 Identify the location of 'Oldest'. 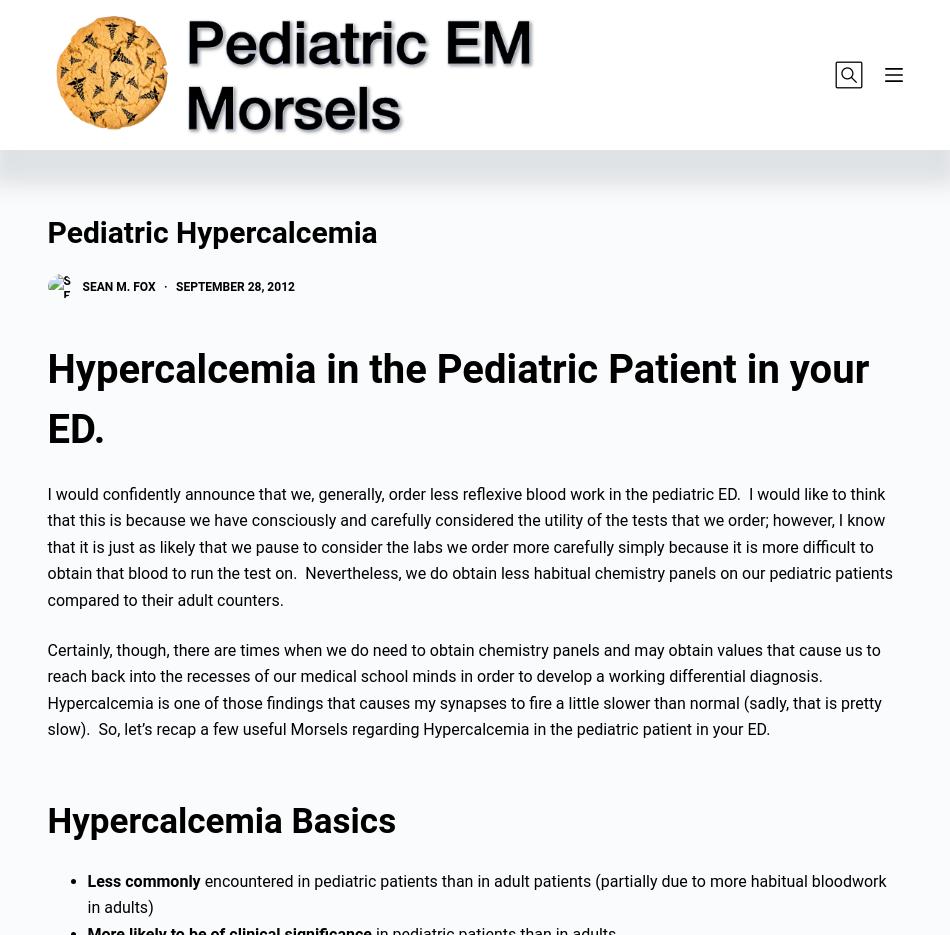
(232, 142).